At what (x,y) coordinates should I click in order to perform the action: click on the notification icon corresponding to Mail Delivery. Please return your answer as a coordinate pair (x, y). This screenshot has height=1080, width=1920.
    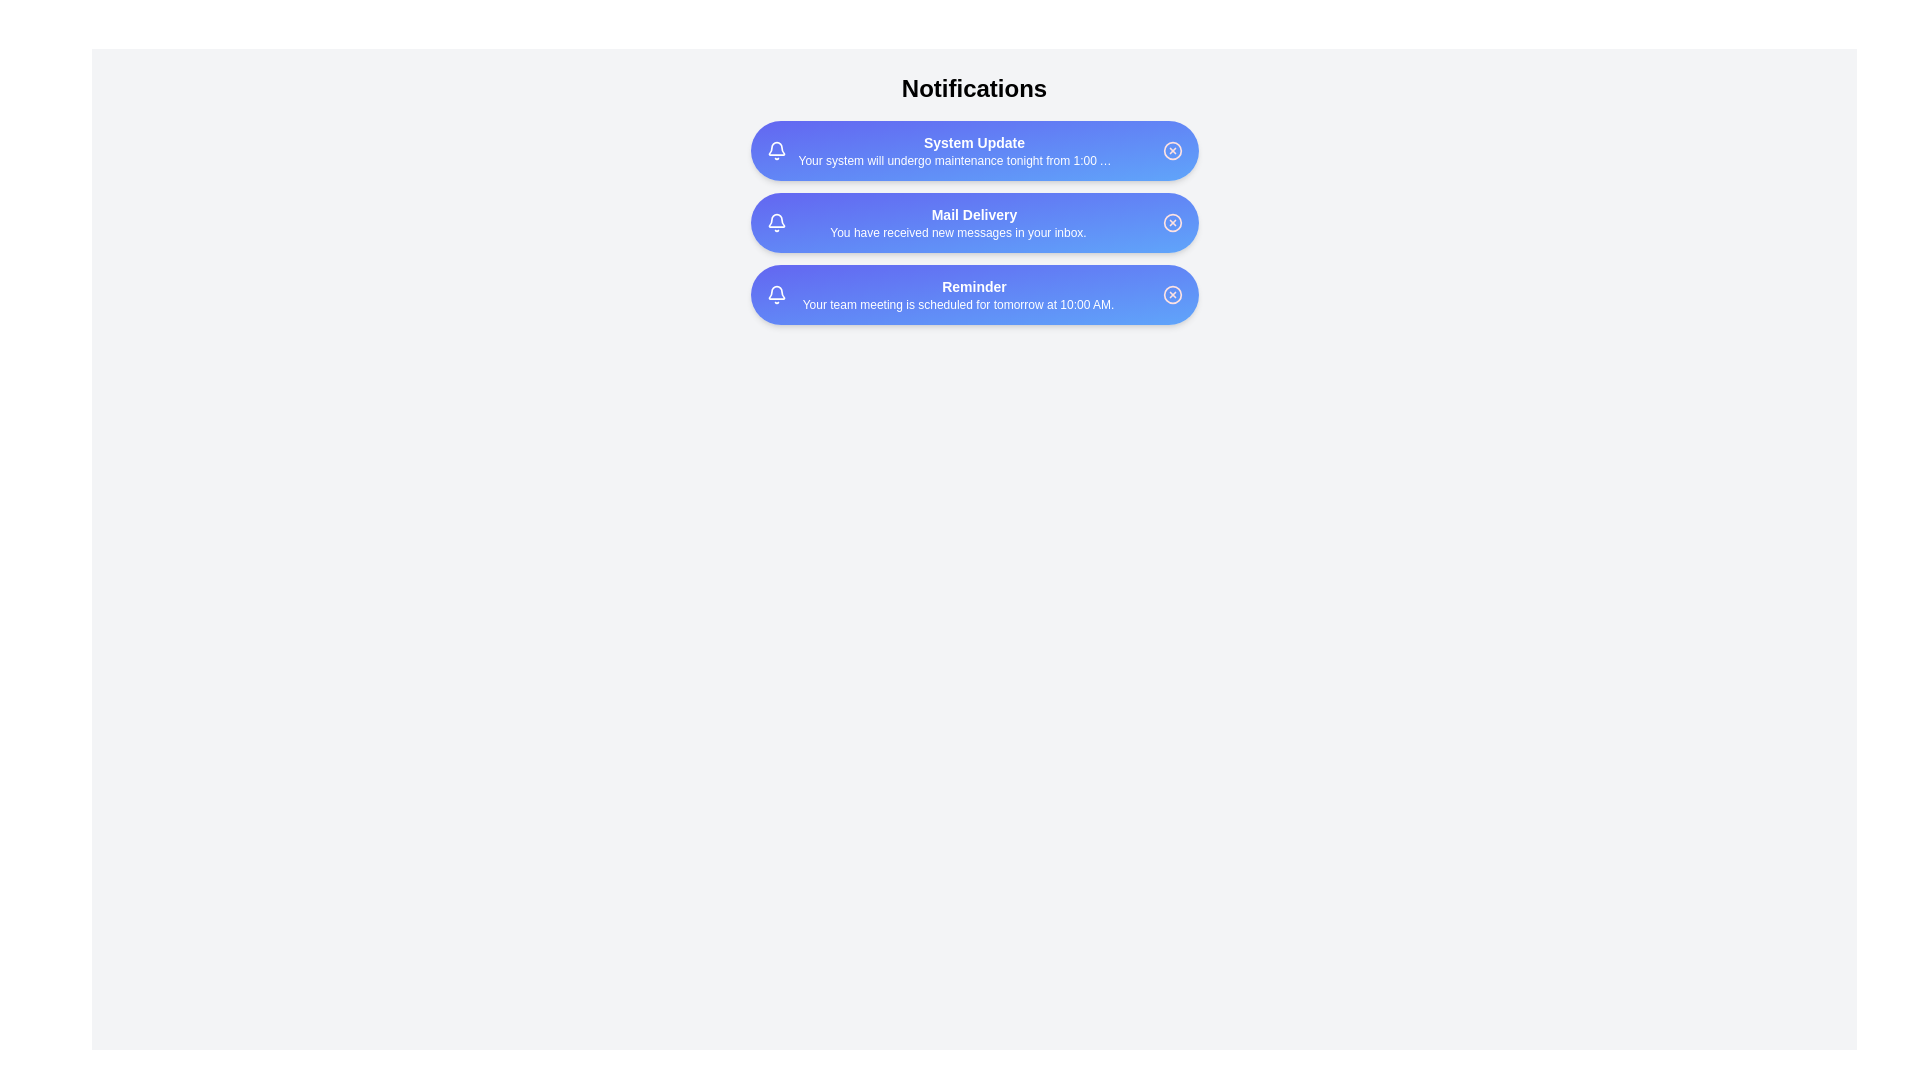
    Looking at the image, I should click on (775, 223).